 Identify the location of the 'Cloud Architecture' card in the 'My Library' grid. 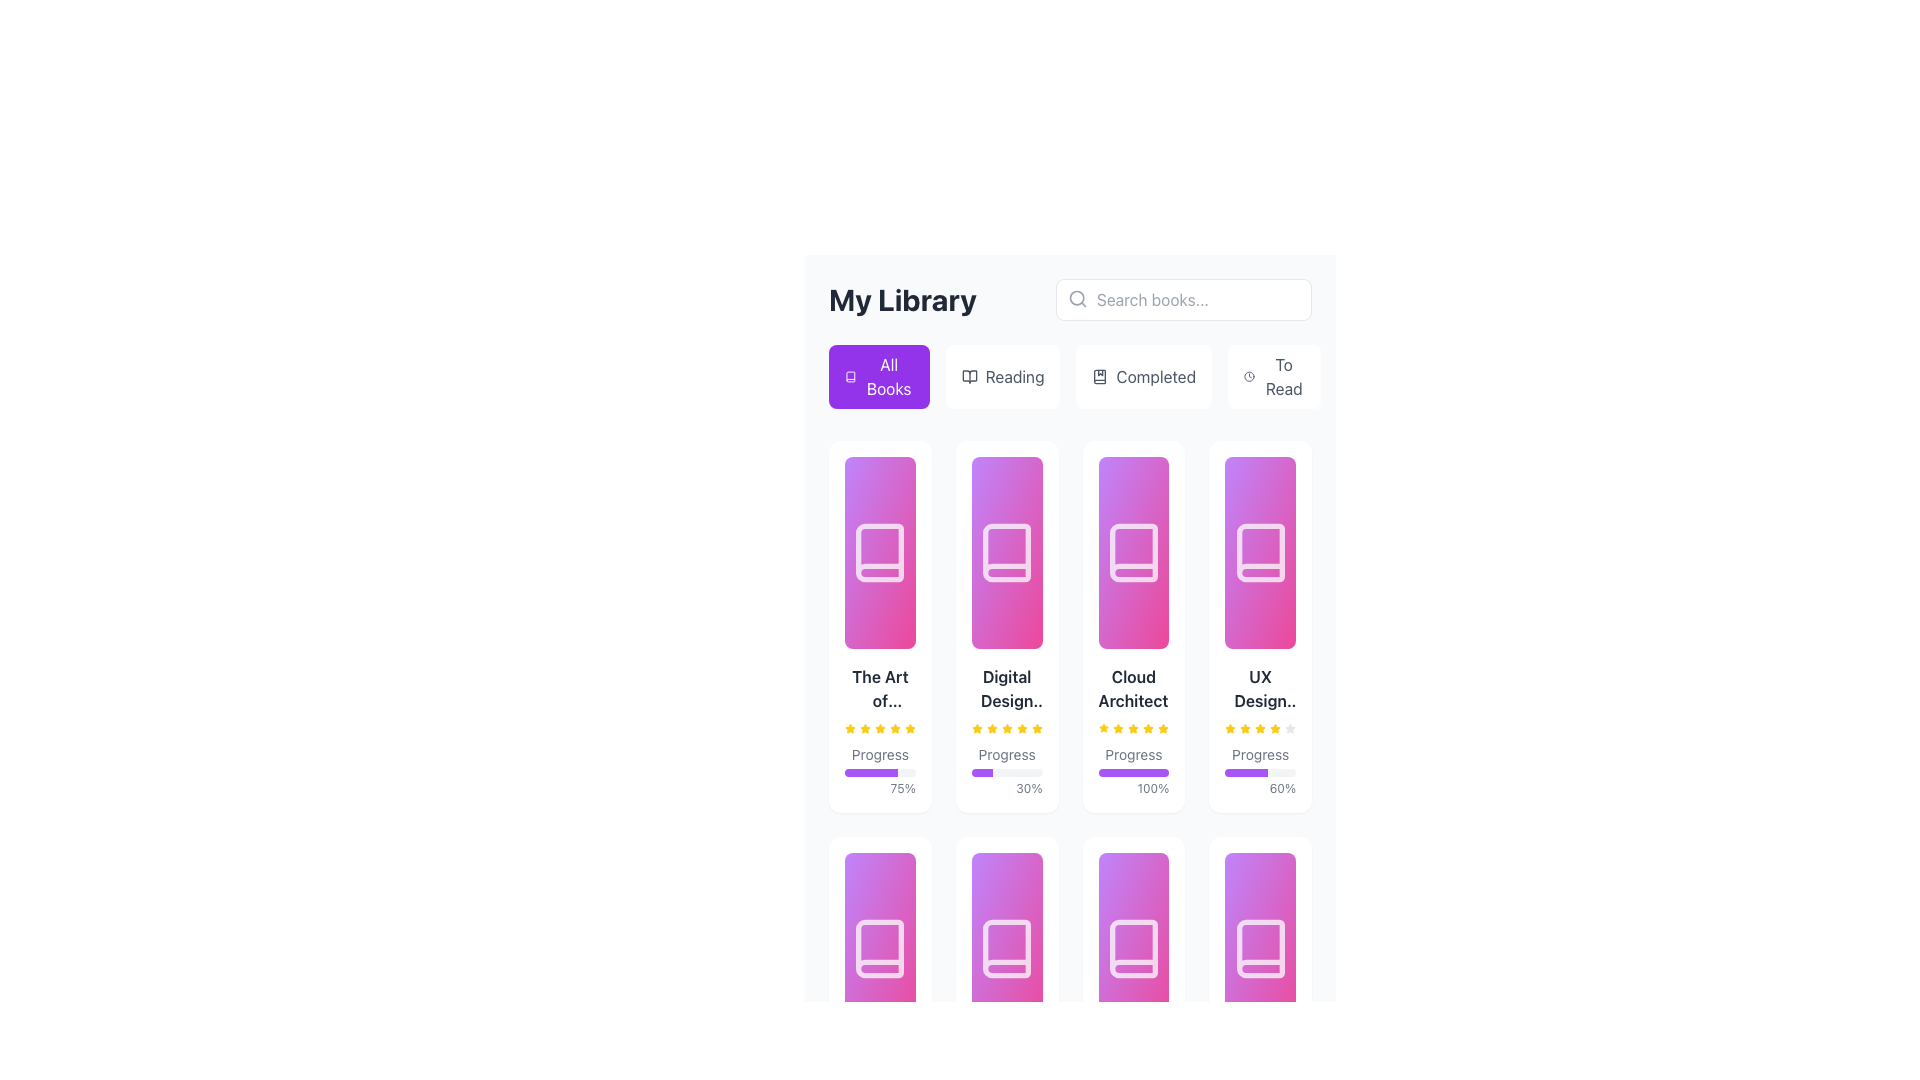
(1133, 626).